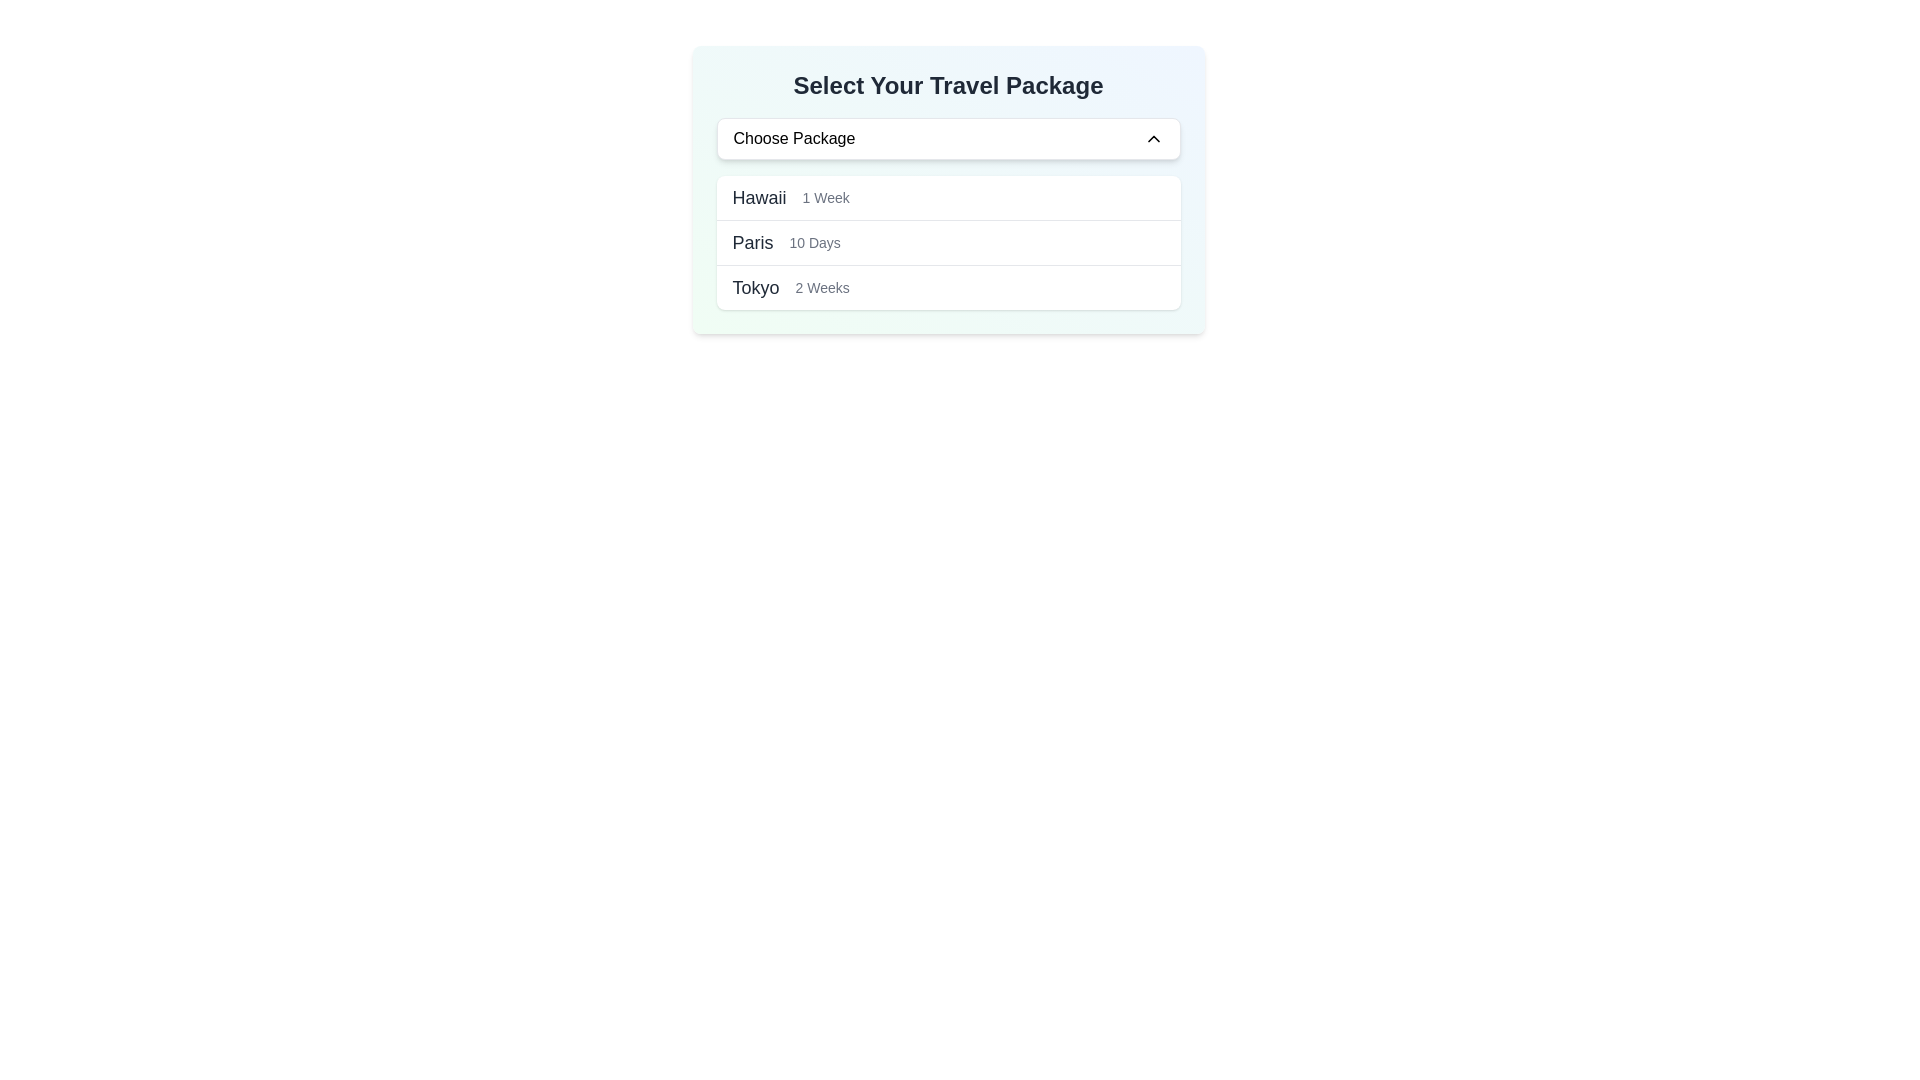 This screenshot has height=1080, width=1920. I want to click on the text label displaying the duration '1 Week', which is located to the right of 'Hawaii' in the first row of the 'Select Your Travel Package' dropdown menu, so click(826, 197).